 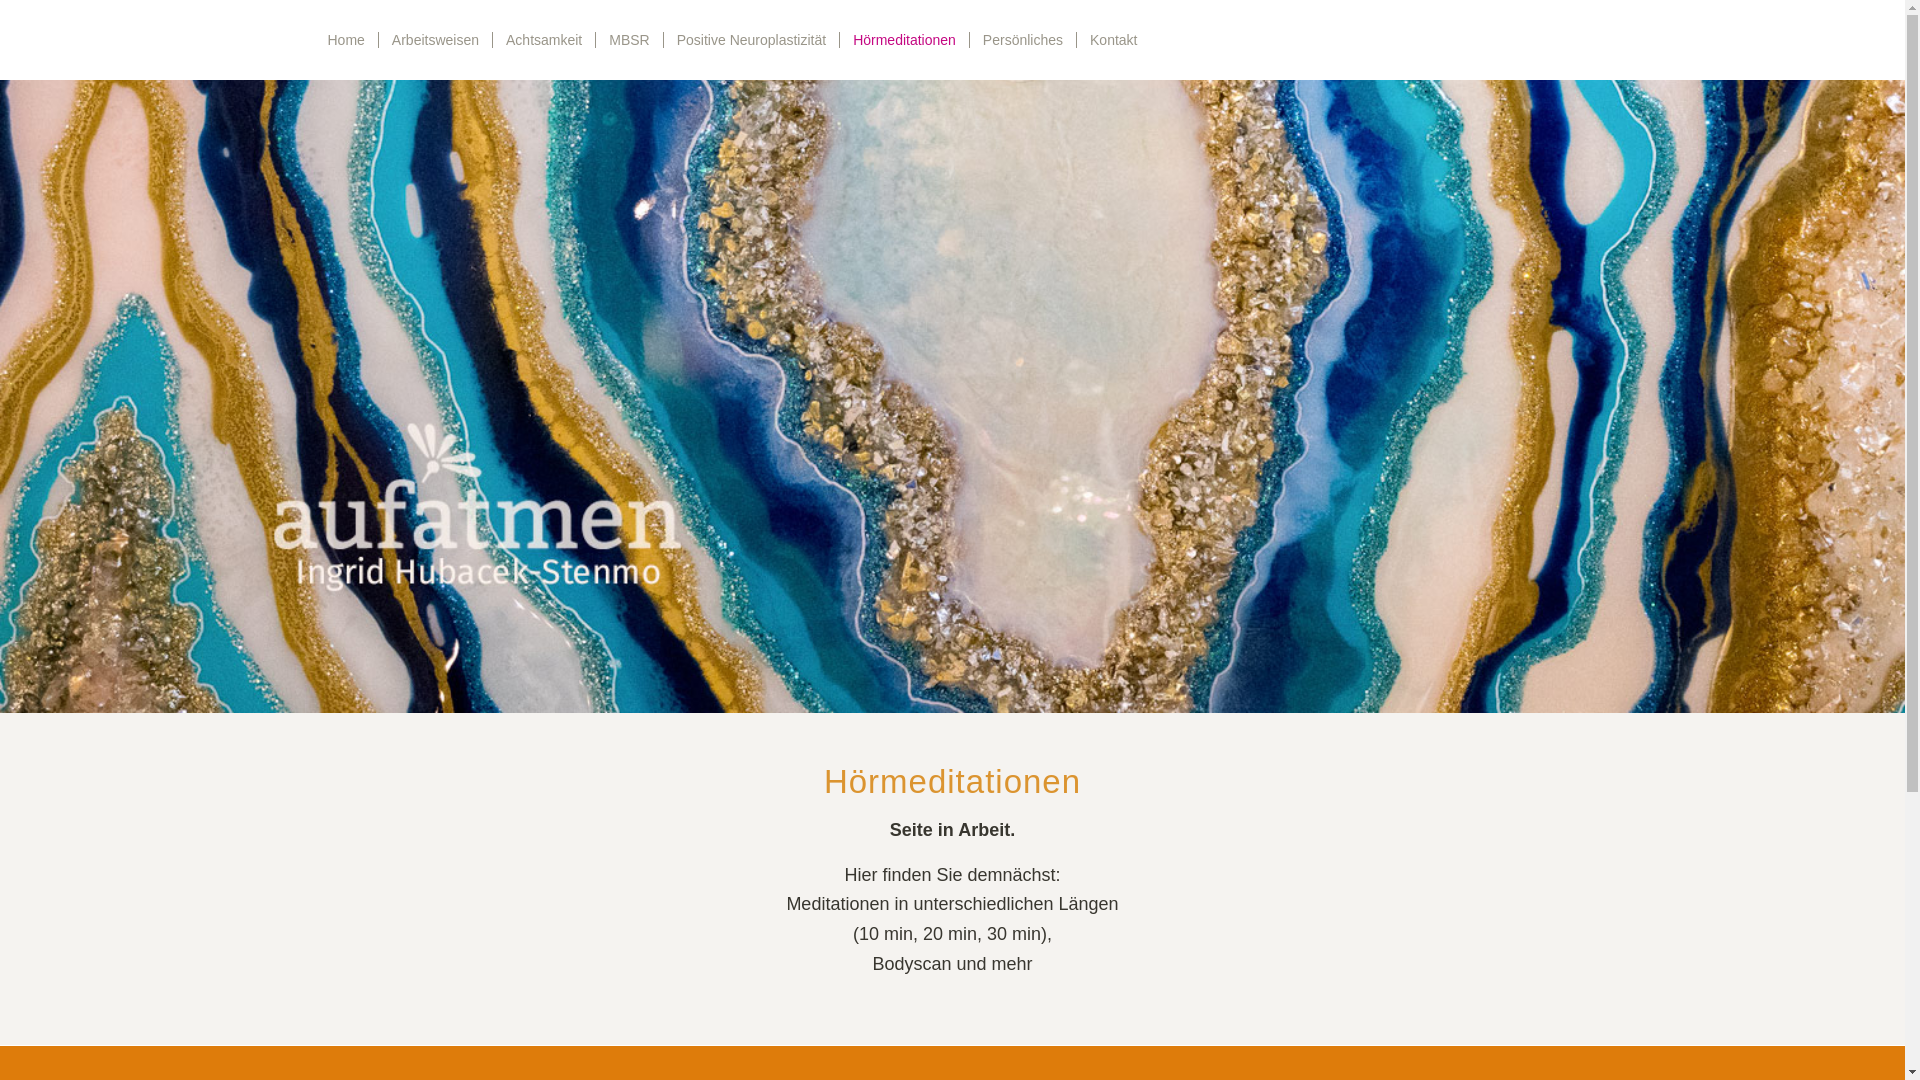 I want to click on 'MBSR', so click(x=627, y=39).